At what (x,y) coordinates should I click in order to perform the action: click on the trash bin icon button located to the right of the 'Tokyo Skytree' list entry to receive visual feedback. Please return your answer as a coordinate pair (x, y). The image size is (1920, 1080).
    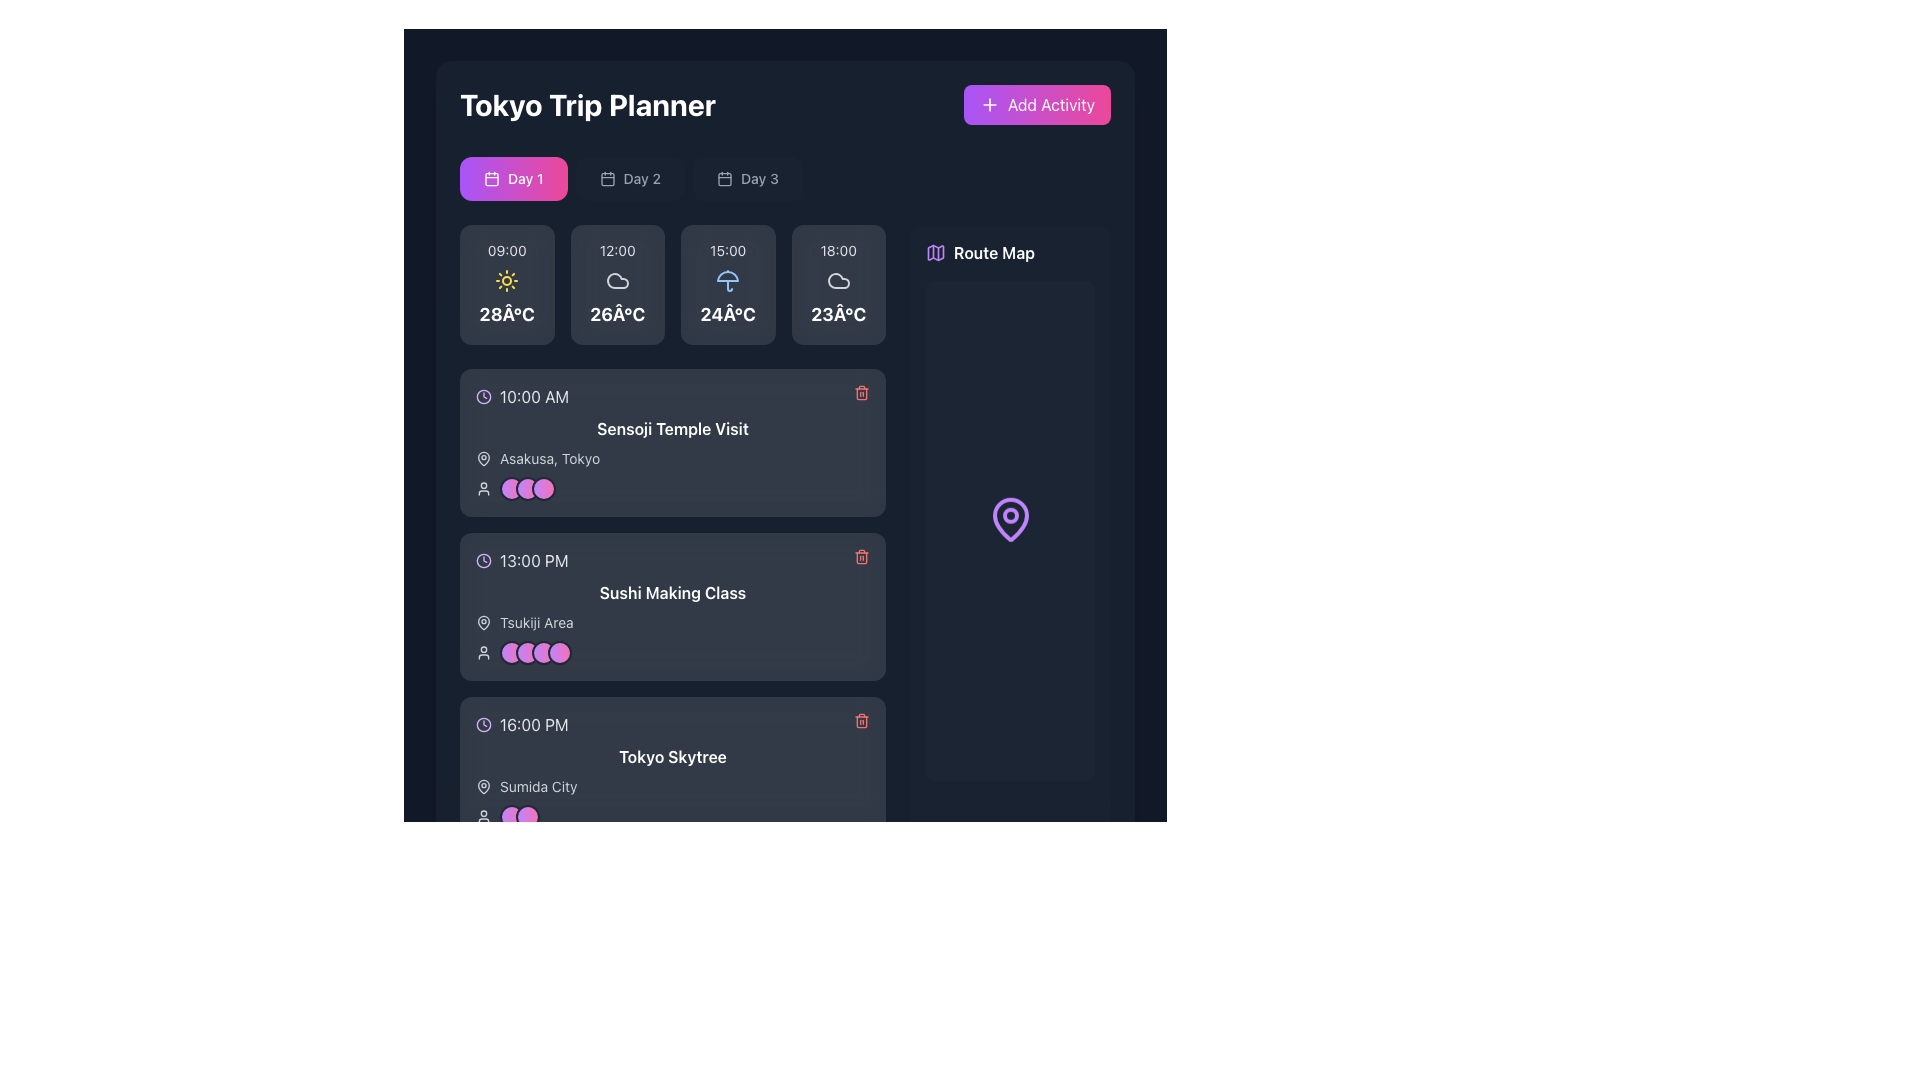
    Looking at the image, I should click on (862, 721).